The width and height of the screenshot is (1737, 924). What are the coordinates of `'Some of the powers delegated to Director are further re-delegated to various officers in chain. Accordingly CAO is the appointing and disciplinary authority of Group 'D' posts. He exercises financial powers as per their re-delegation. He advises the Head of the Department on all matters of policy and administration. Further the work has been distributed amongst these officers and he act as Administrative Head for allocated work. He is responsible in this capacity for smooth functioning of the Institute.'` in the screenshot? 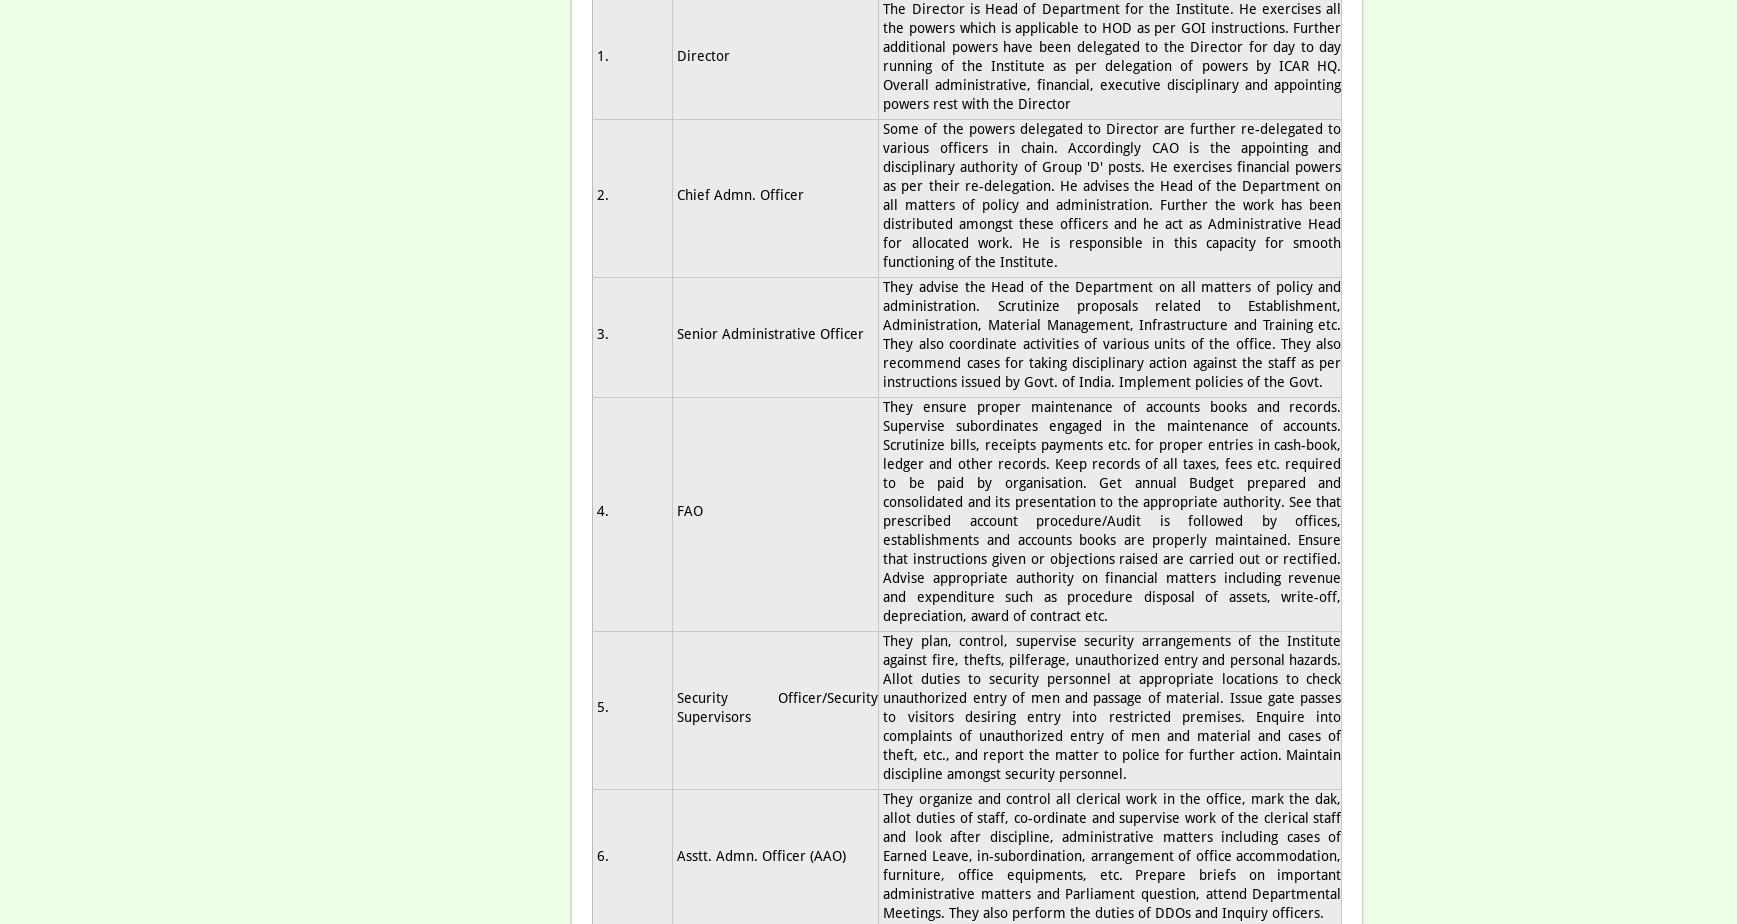 It's located at (1112, 194).